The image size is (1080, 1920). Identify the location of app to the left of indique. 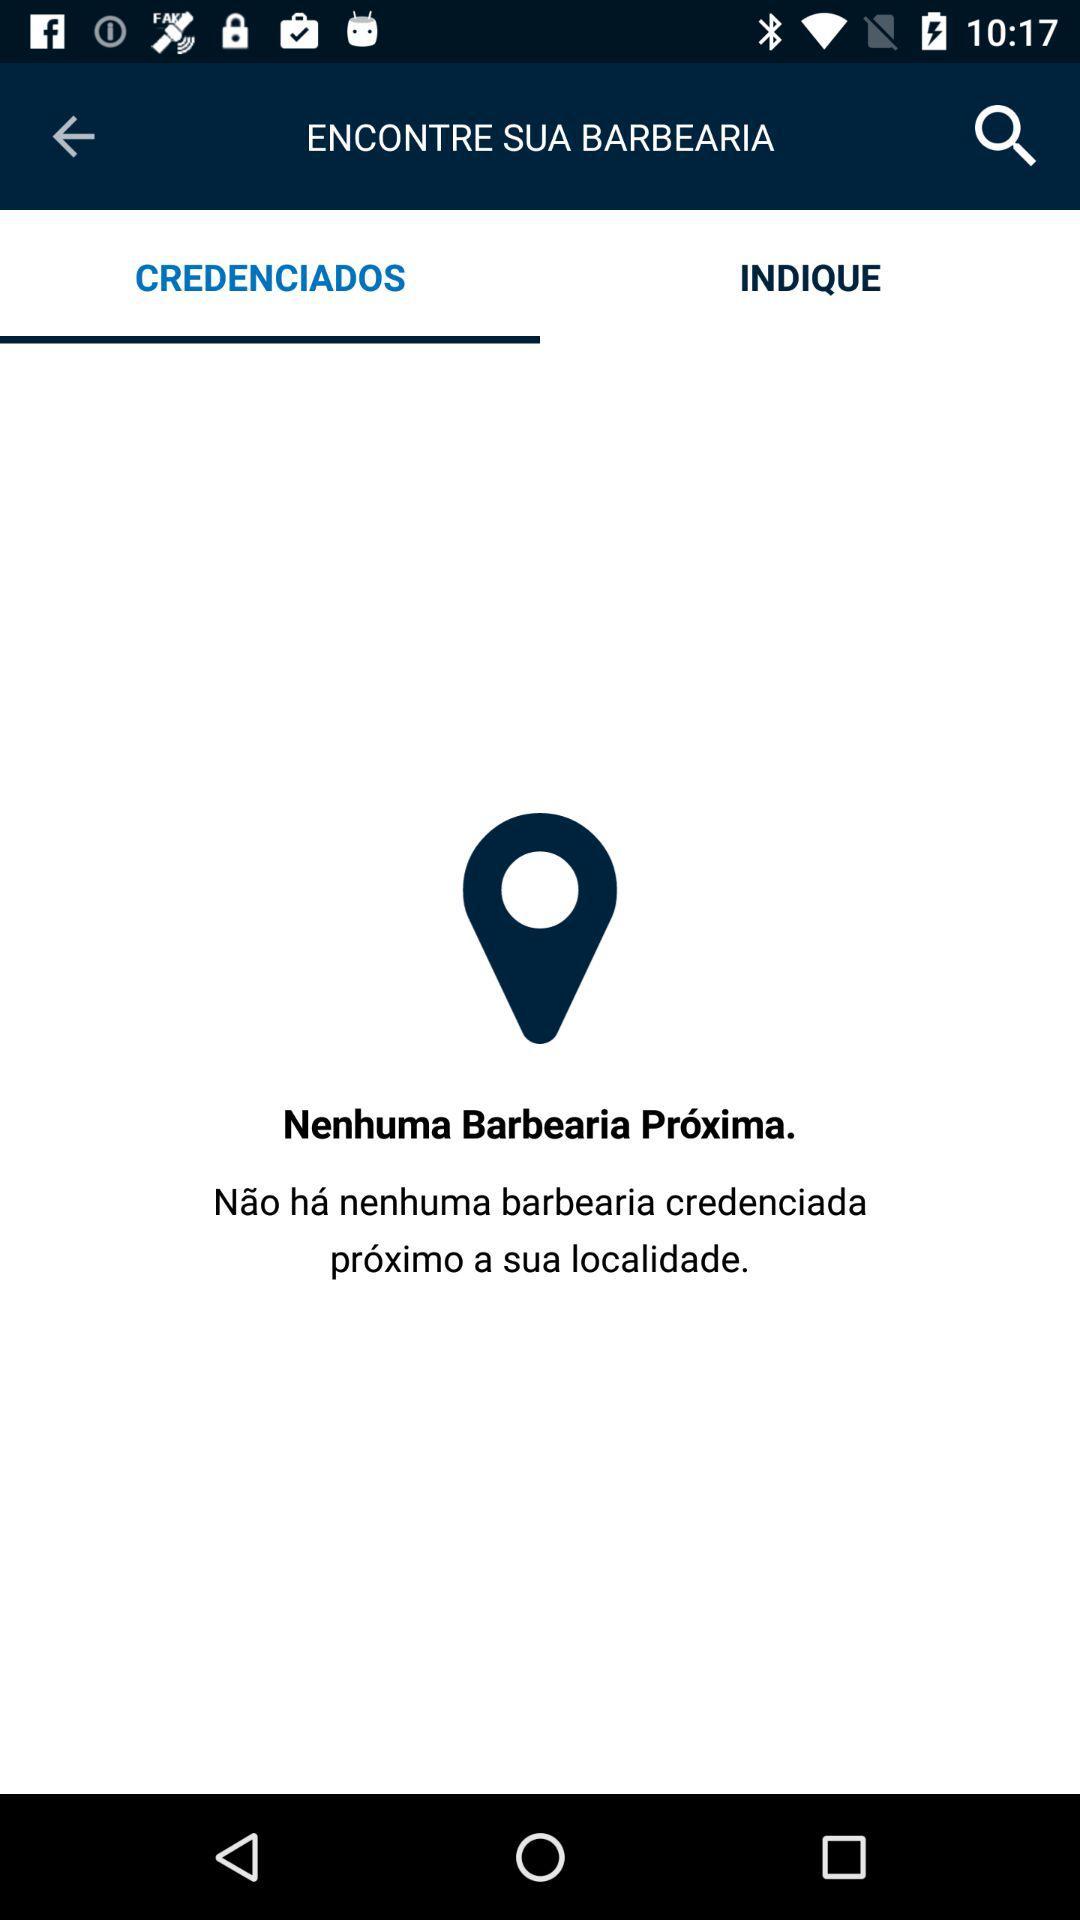
(270, 275).